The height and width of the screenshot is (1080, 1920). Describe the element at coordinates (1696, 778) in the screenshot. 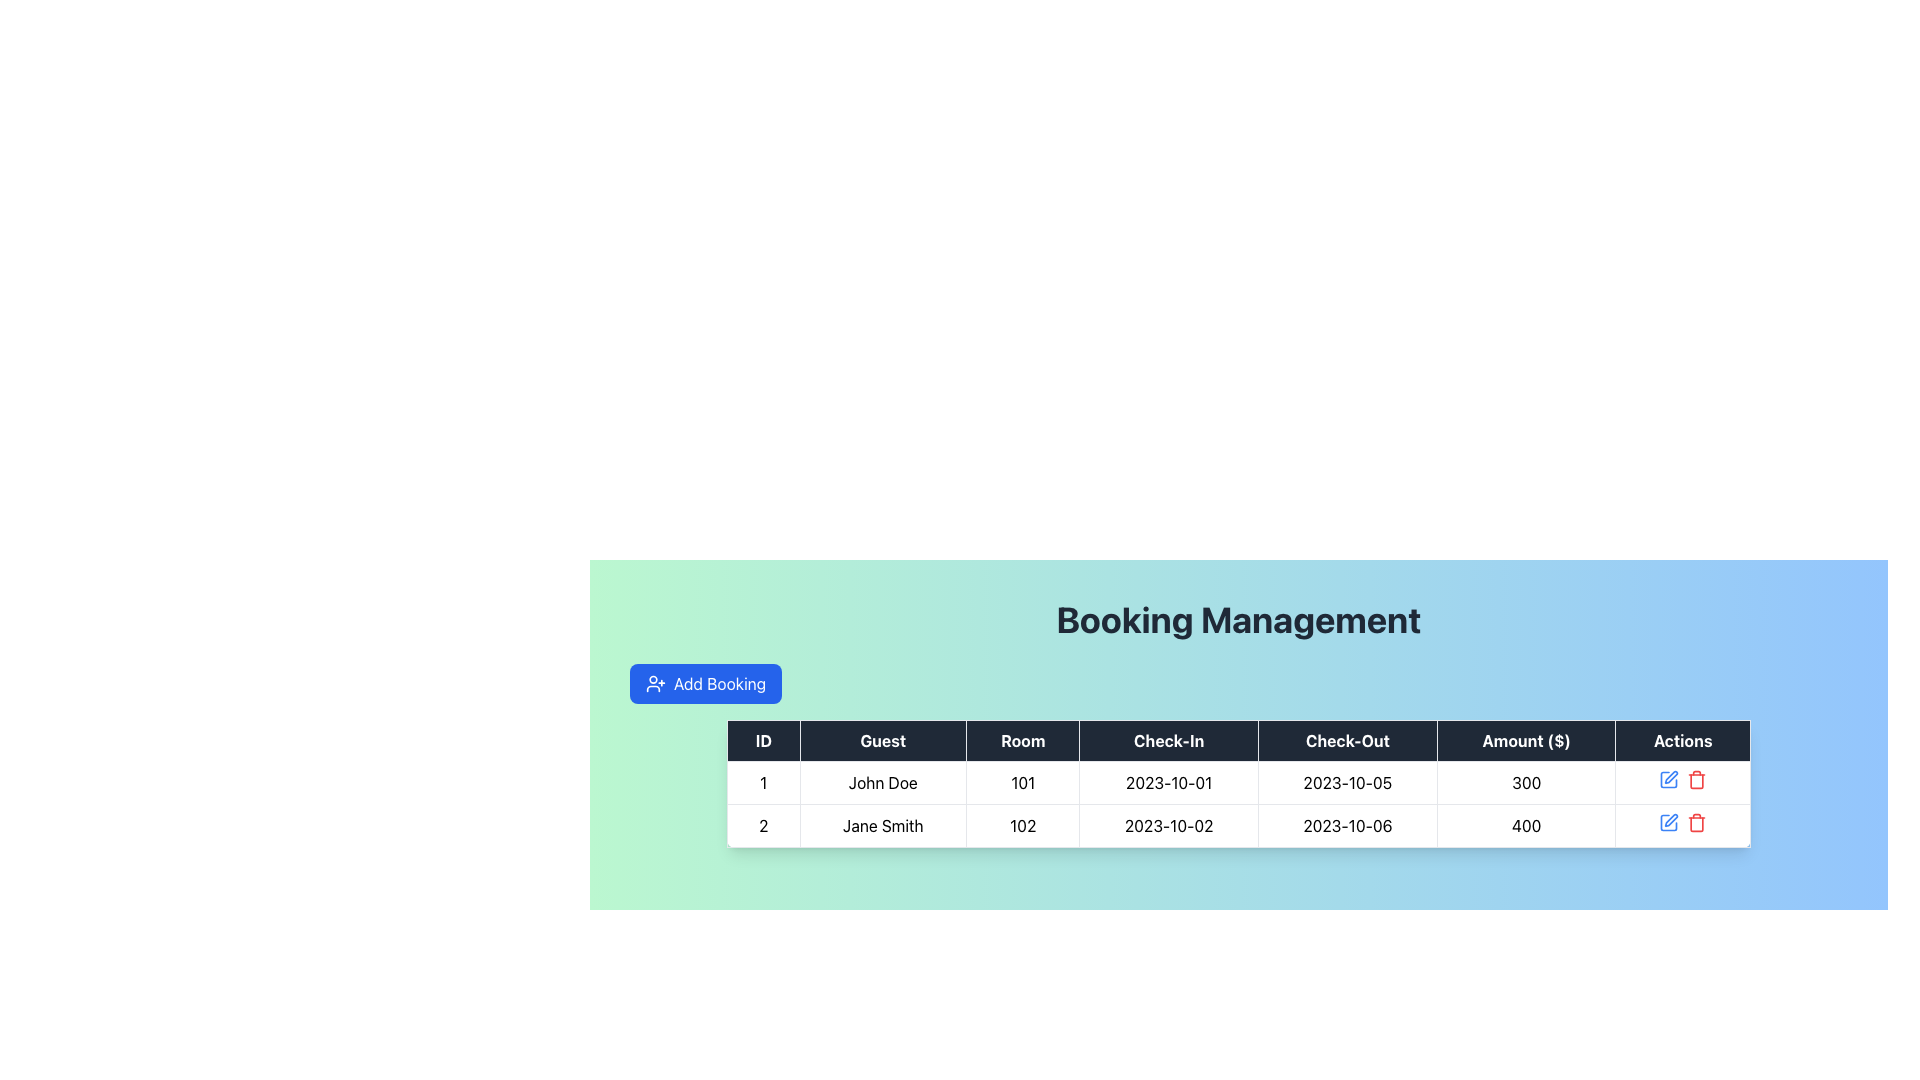

I see `the delete action button located in the rightmost cell of the 'Actions' column in the second row of the table` at that location.